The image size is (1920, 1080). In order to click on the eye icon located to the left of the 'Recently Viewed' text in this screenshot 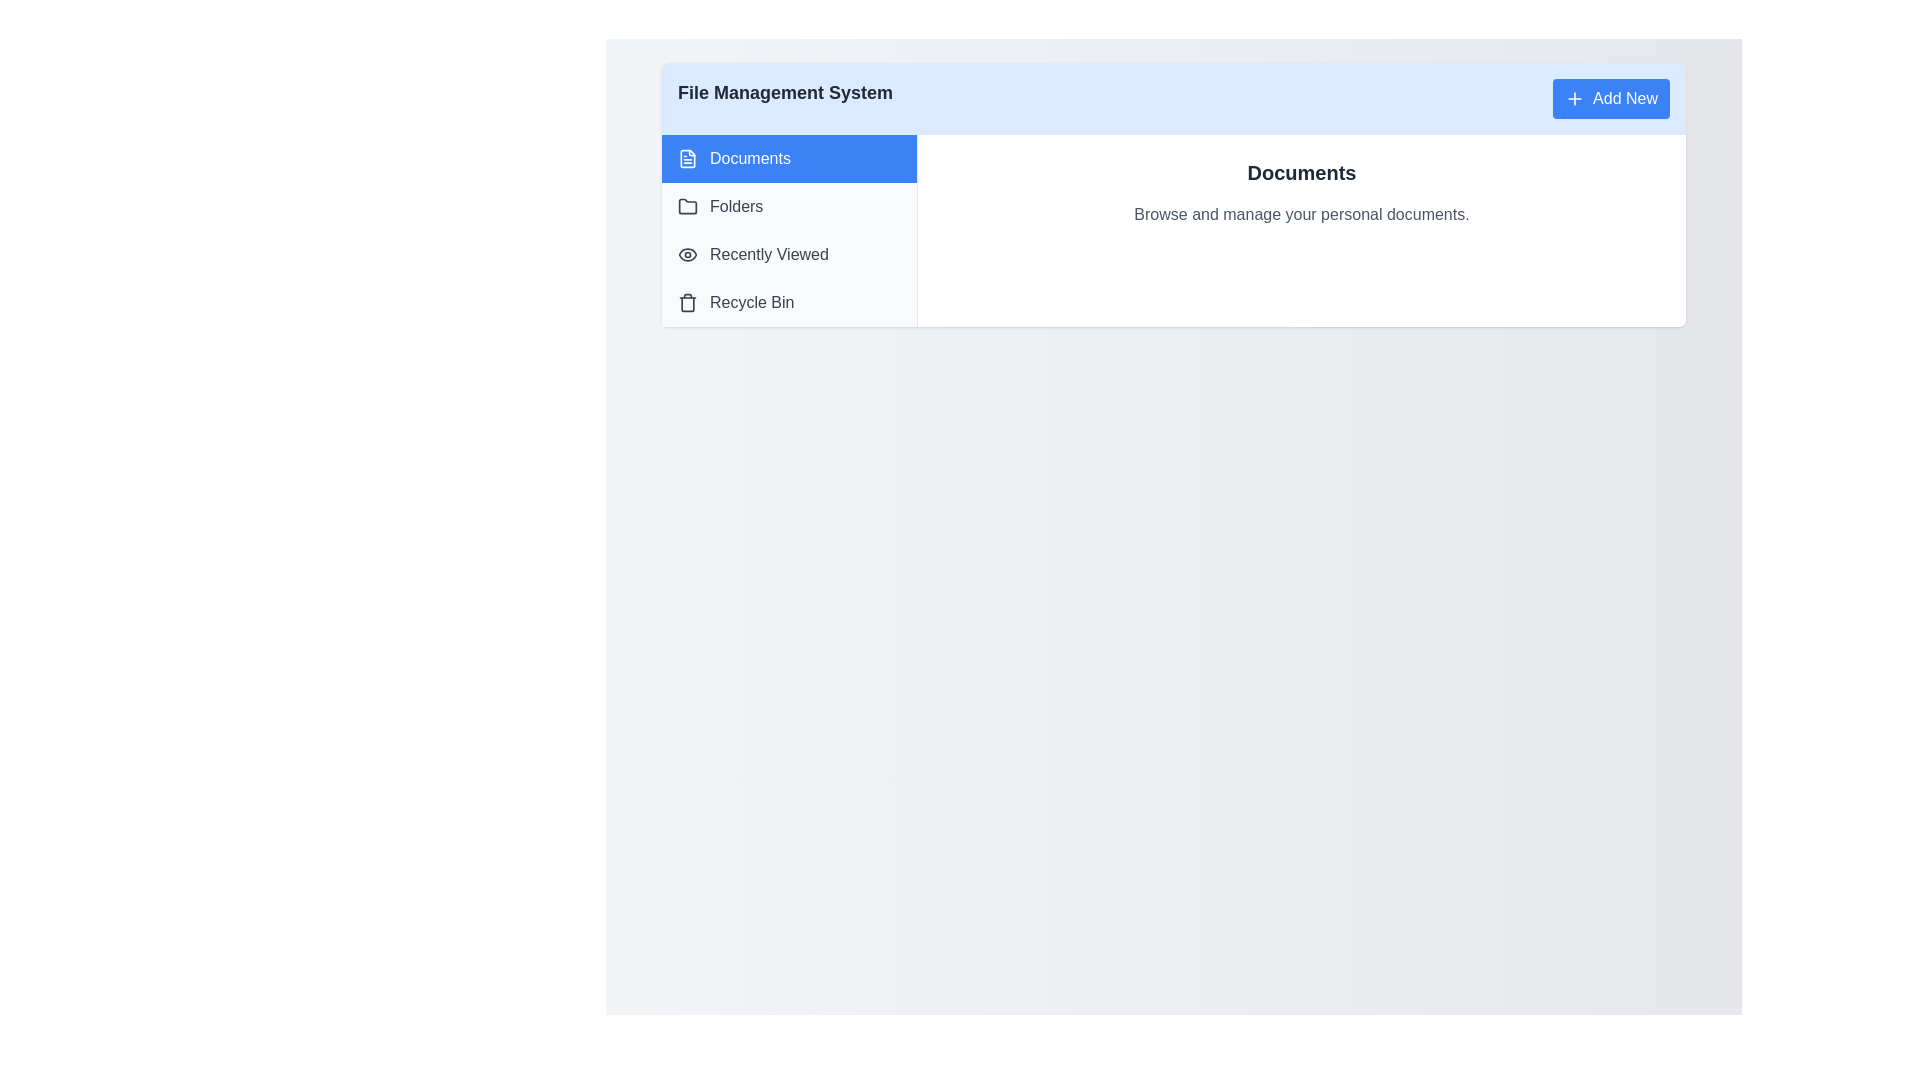, I will do `click(687, 253)`.